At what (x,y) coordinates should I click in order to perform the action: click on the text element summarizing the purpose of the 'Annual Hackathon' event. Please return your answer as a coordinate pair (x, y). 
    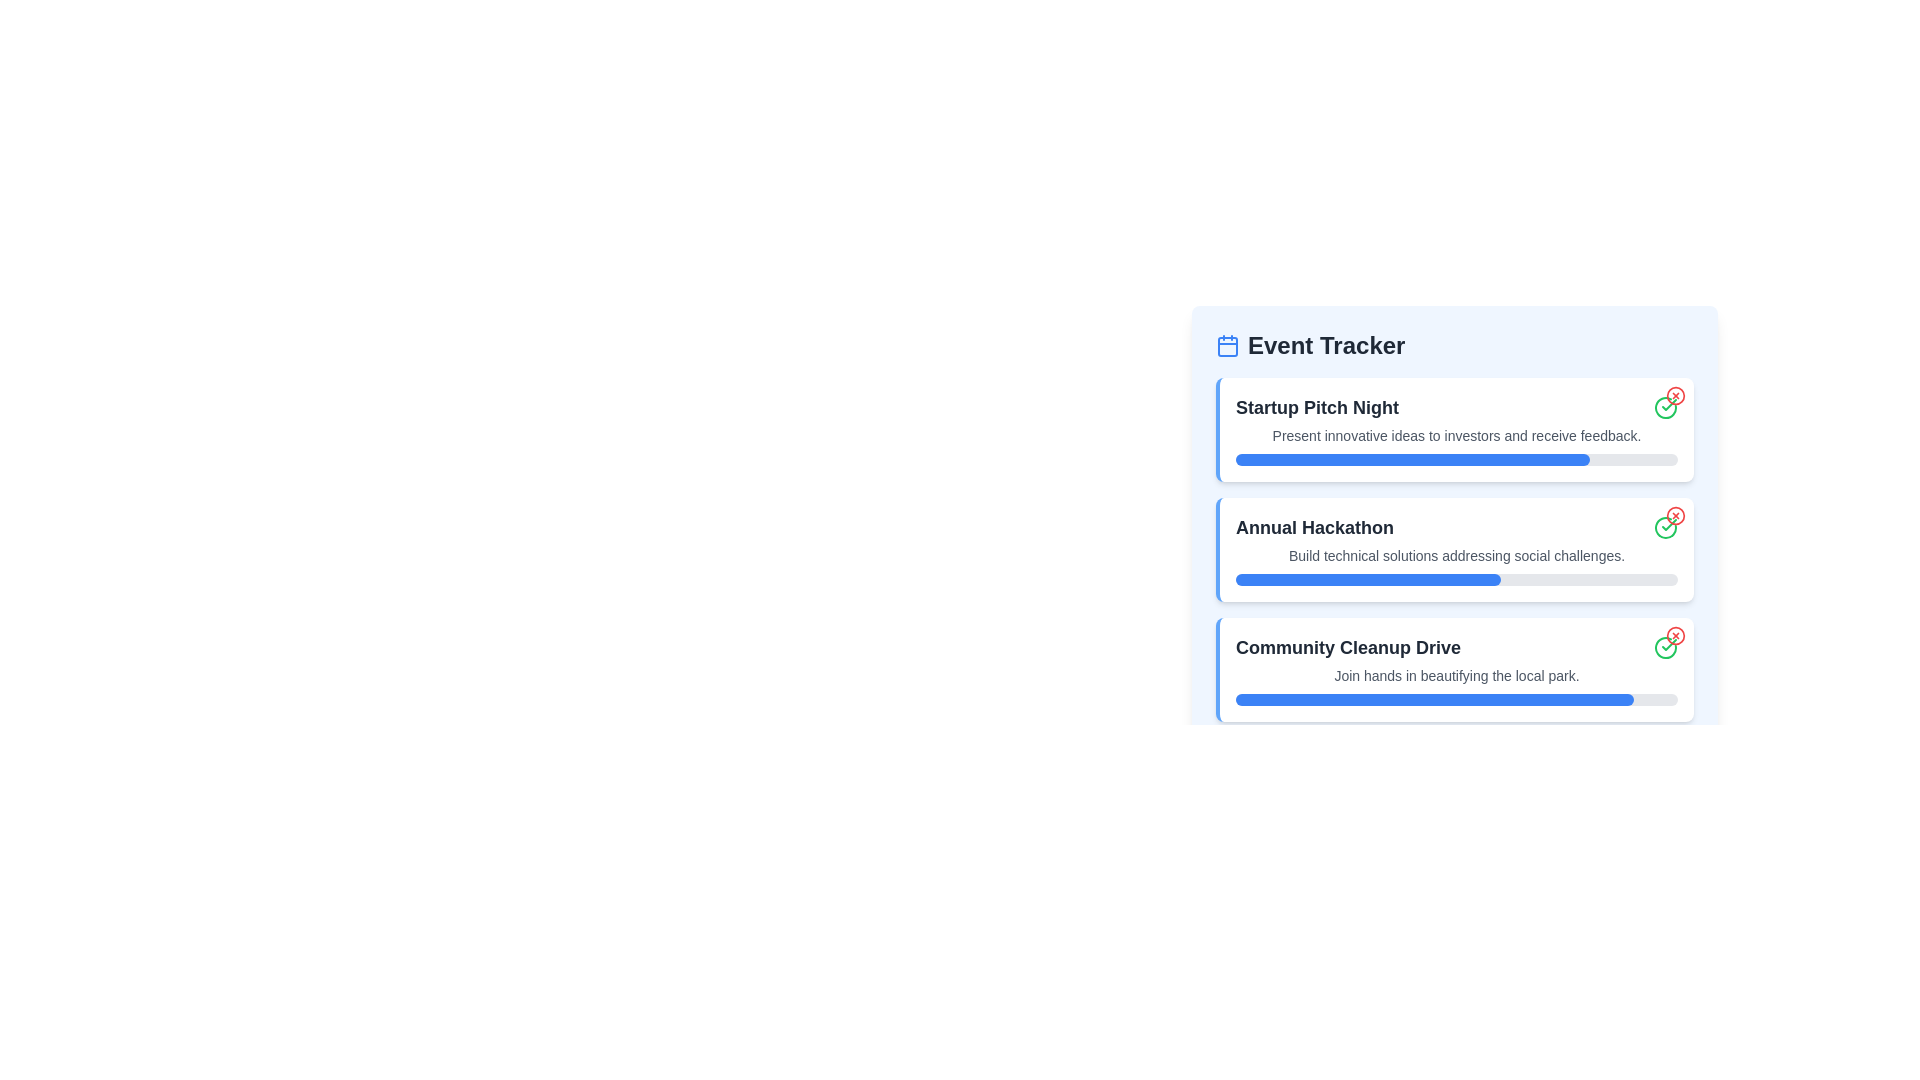
    Looking at the image, I should click on (1457, 555).